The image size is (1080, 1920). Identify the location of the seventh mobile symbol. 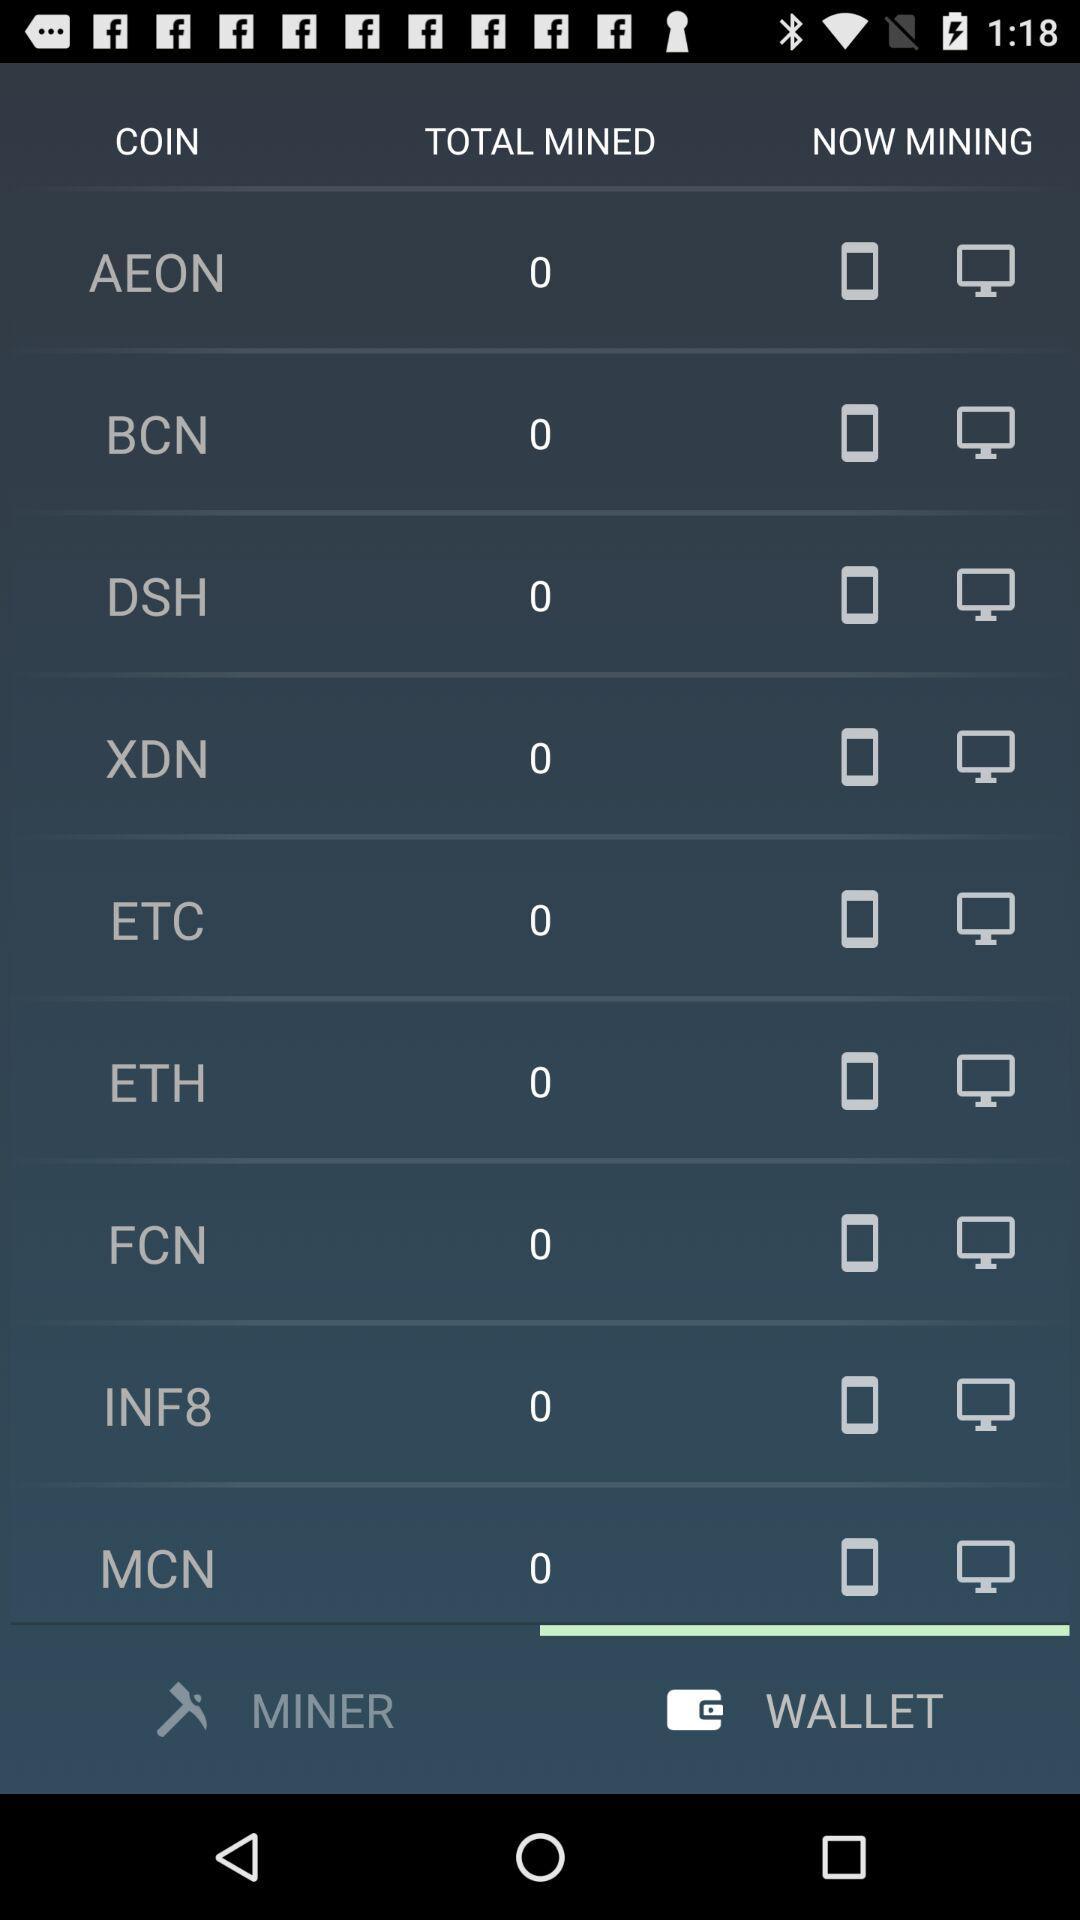
(859, 1242).